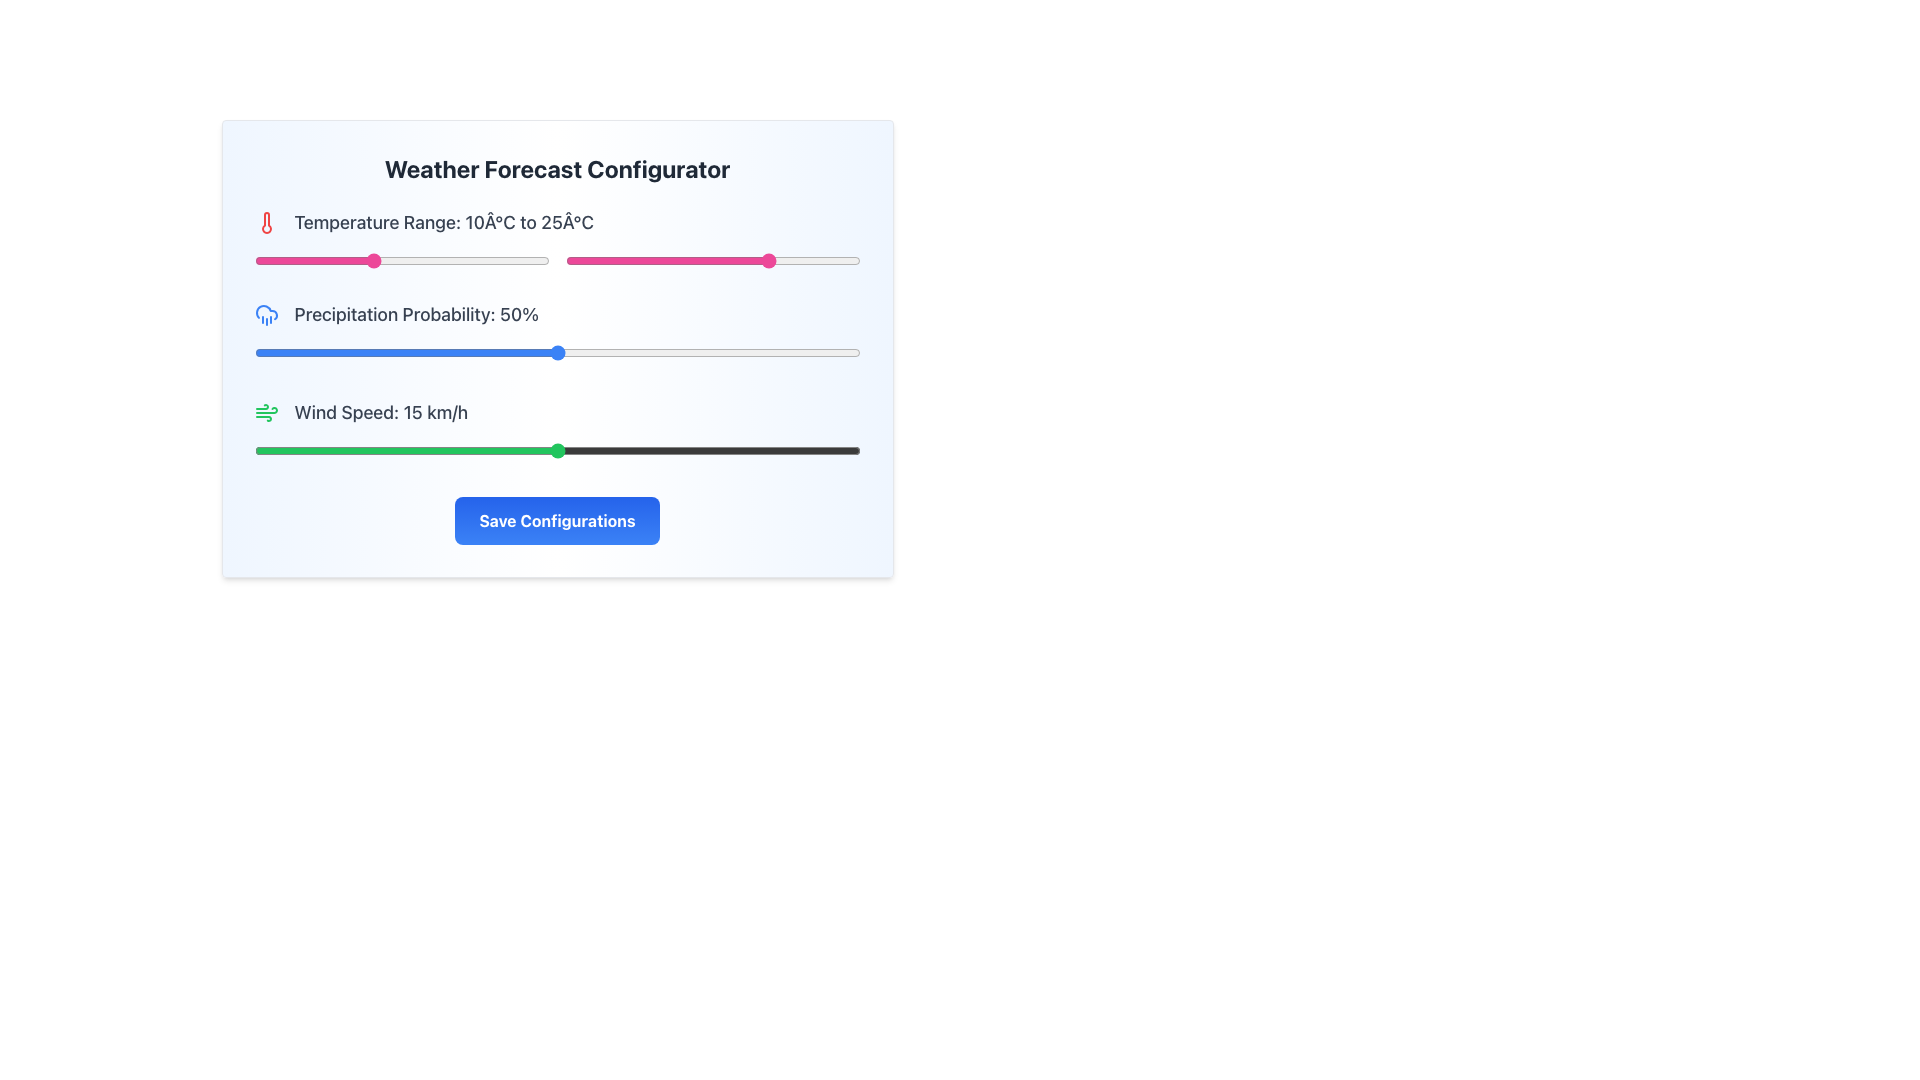  What do you see at coordinates (372, 260) in the screenshot?
I see `the slider value` at bounding box center [372, 260].